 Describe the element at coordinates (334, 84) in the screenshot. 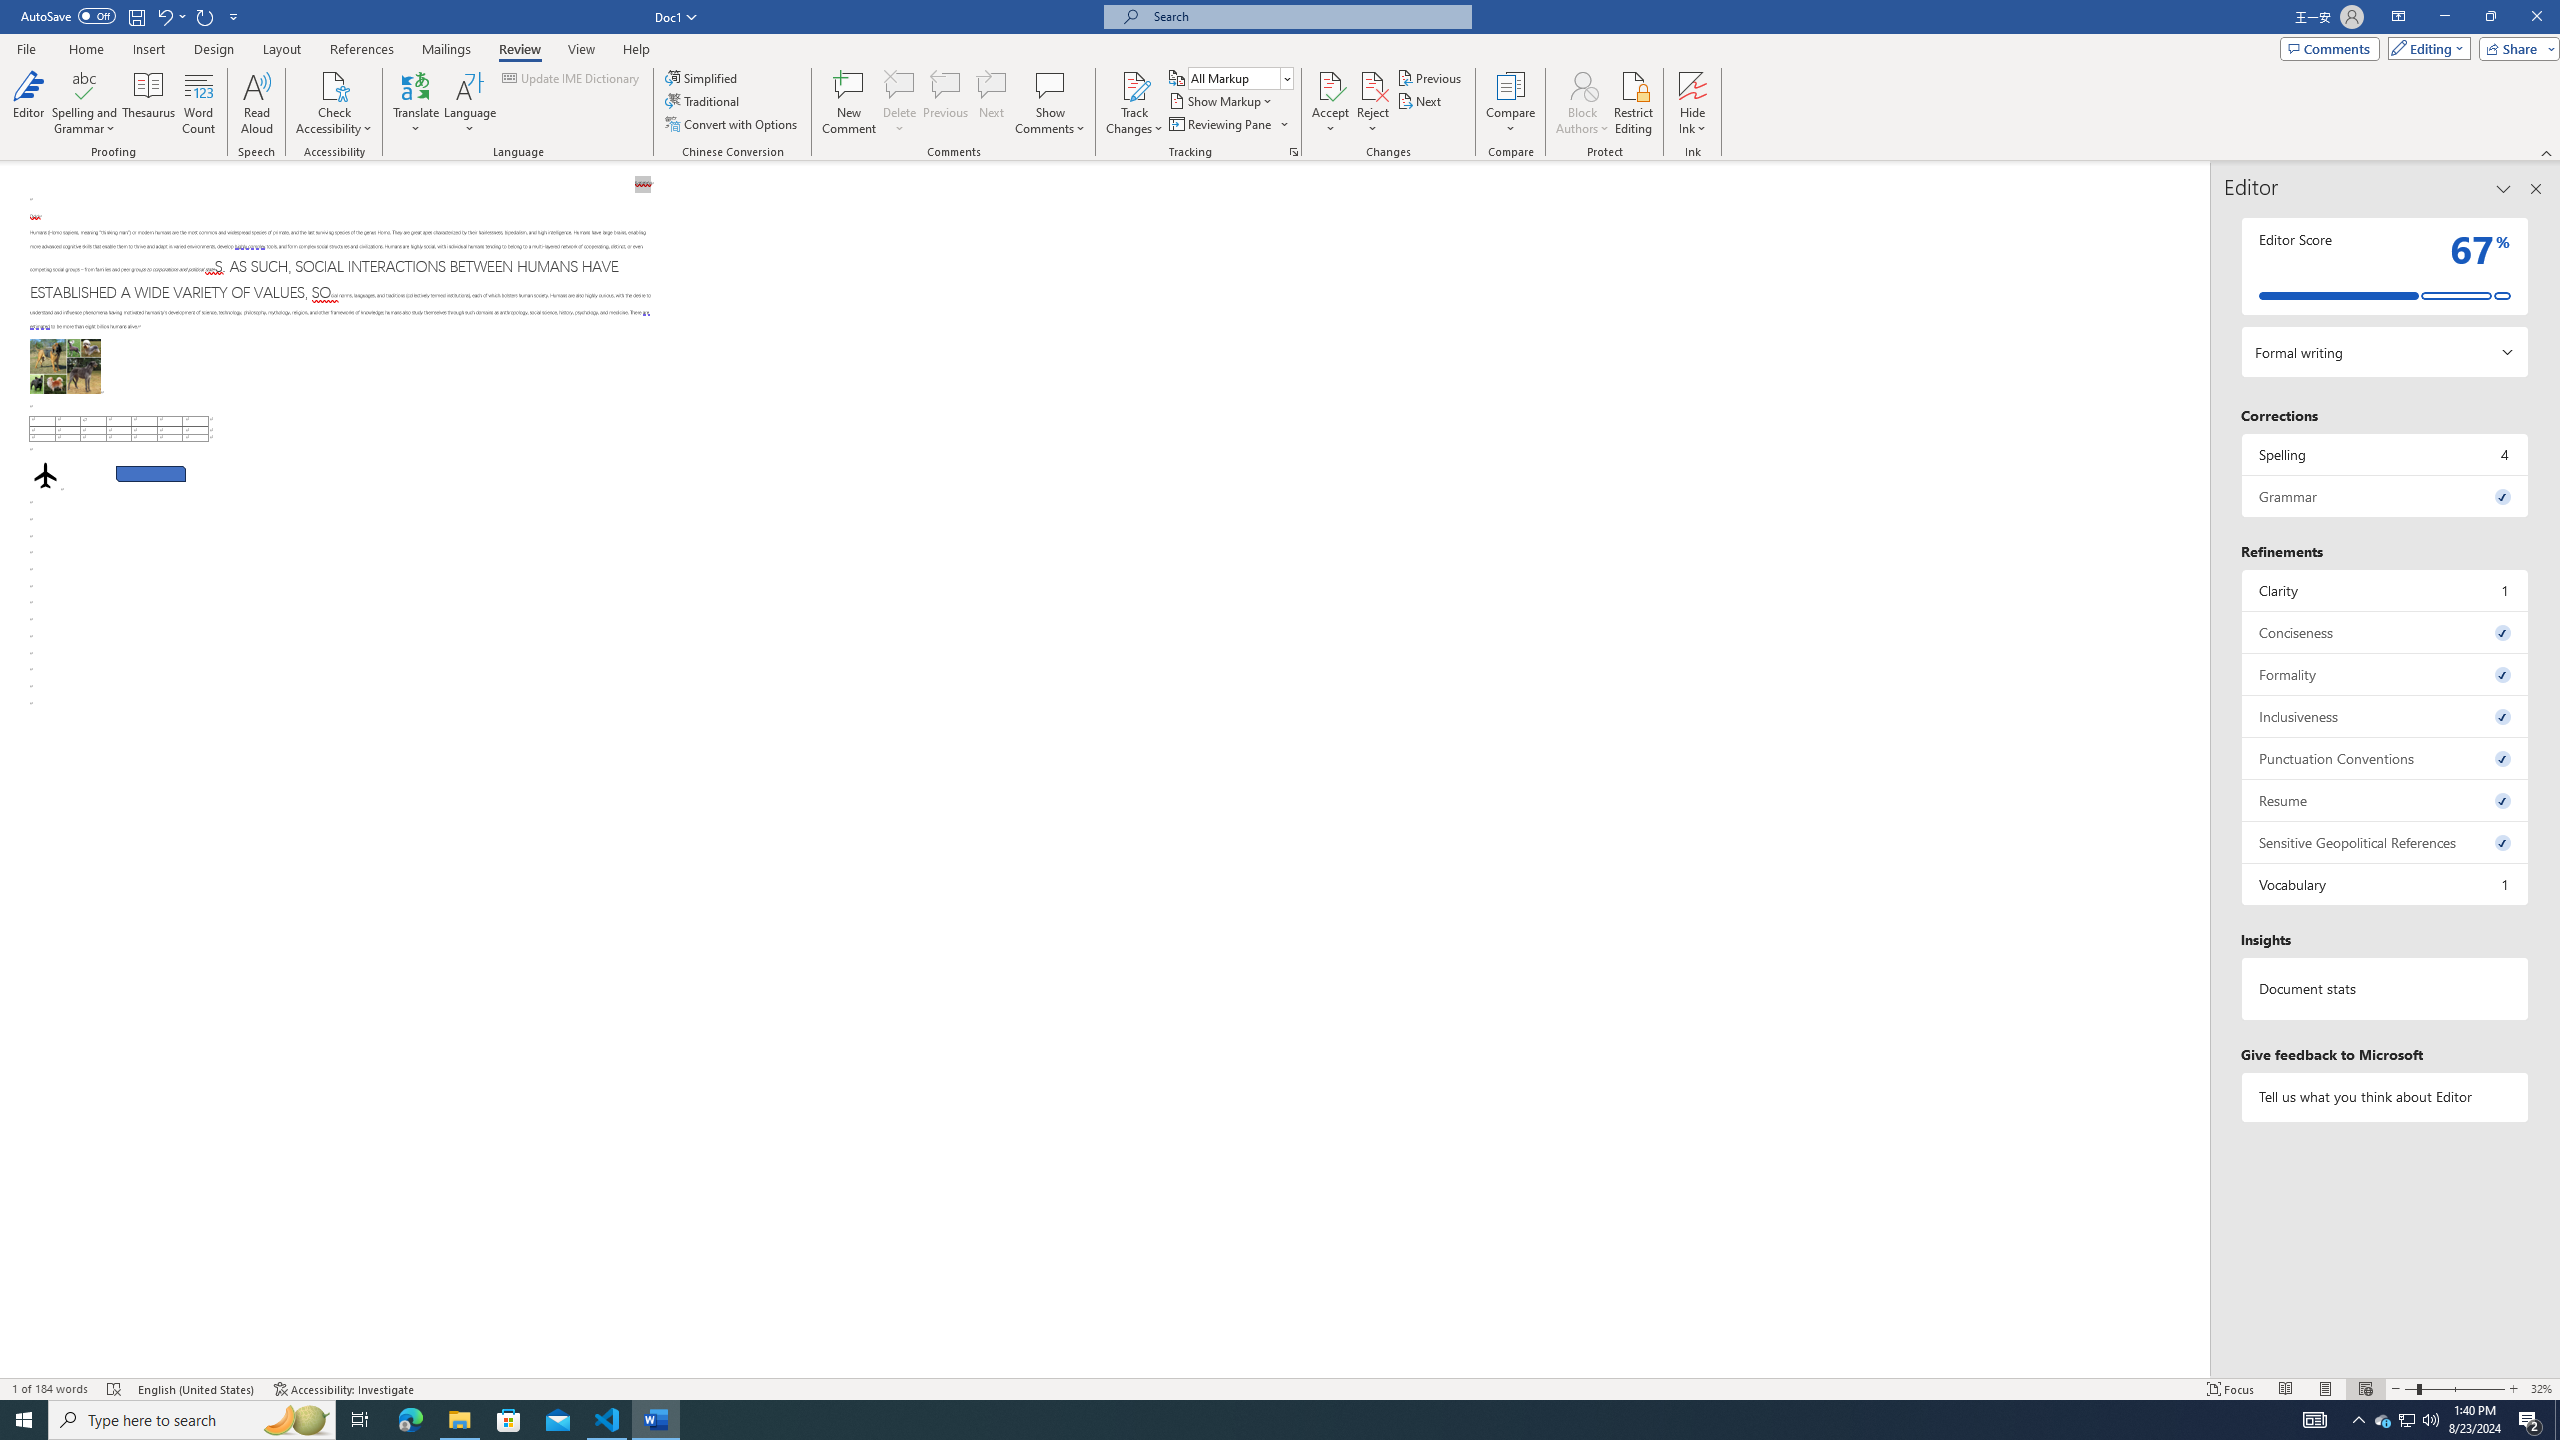

I see `'Check Accessibility'` at that location.